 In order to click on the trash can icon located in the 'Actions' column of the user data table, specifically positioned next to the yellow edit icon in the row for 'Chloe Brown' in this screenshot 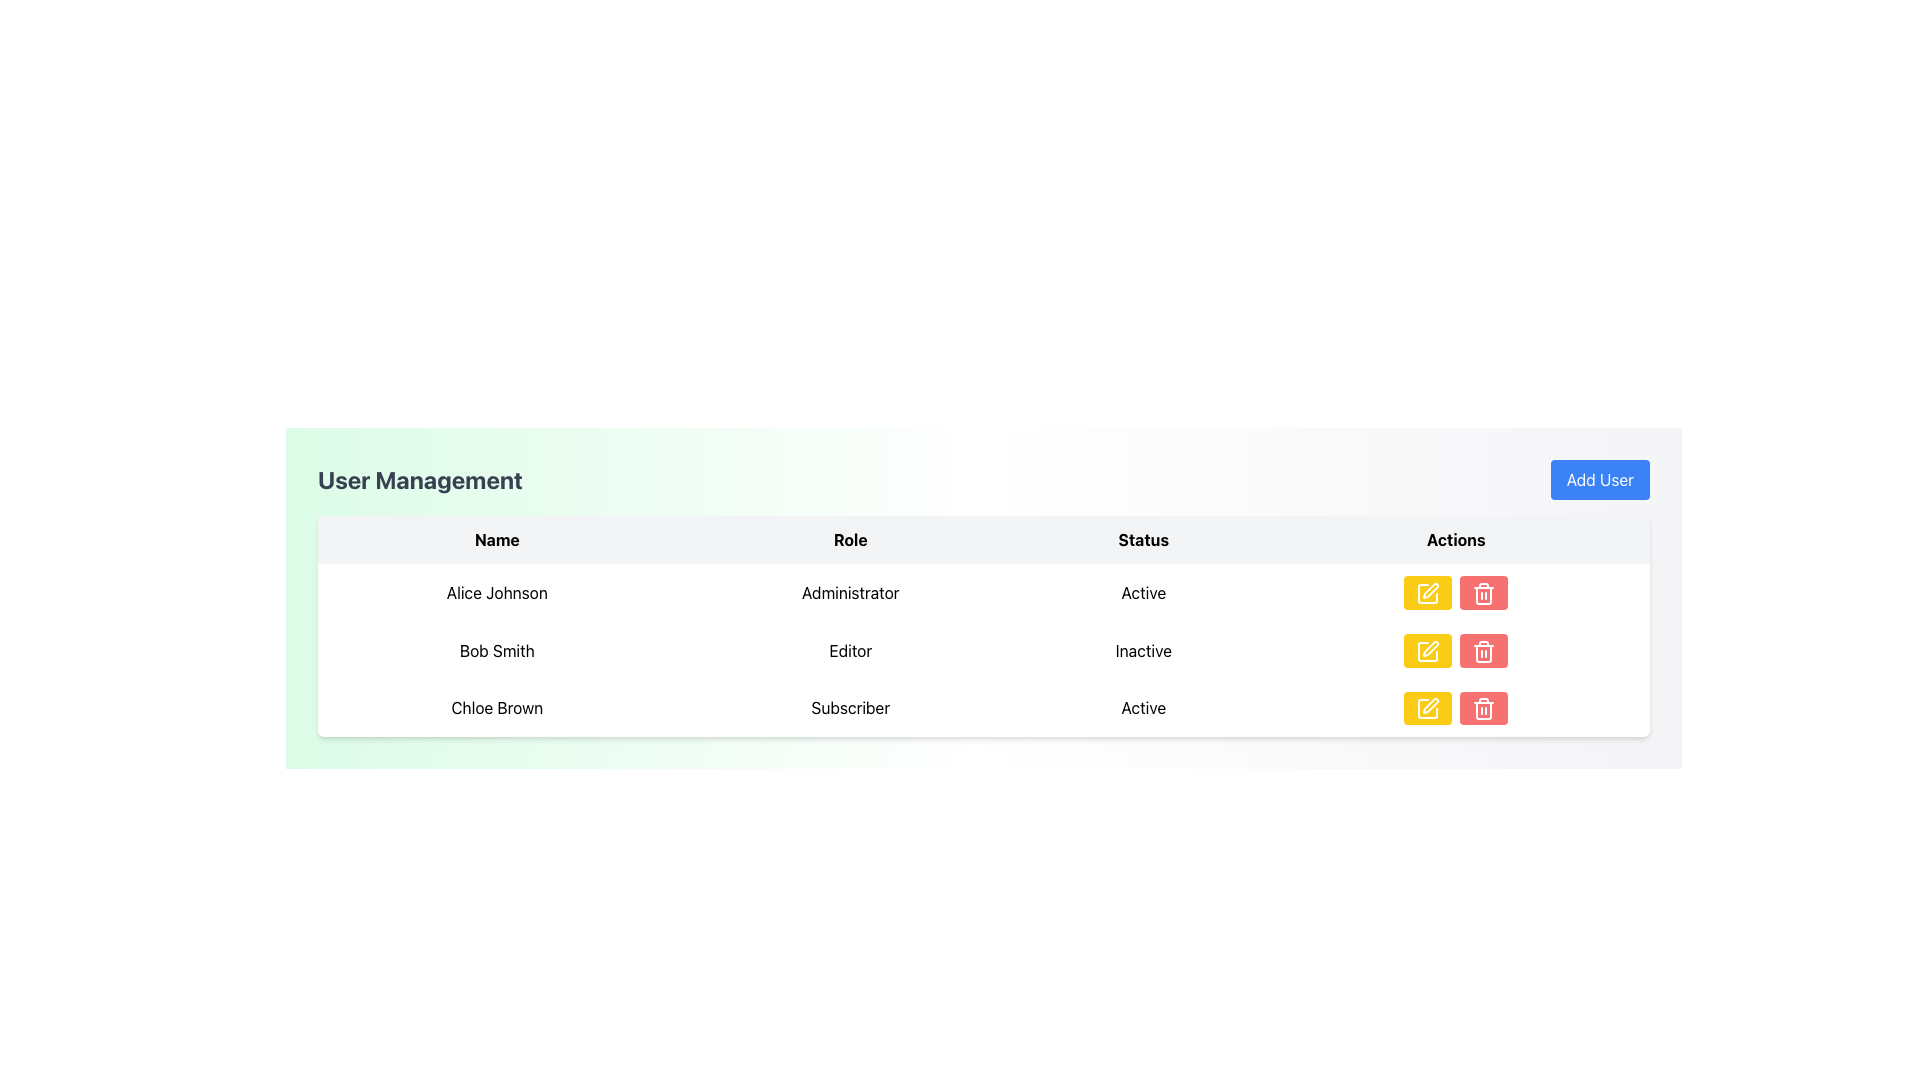, I will do `click(1484, 708)`.